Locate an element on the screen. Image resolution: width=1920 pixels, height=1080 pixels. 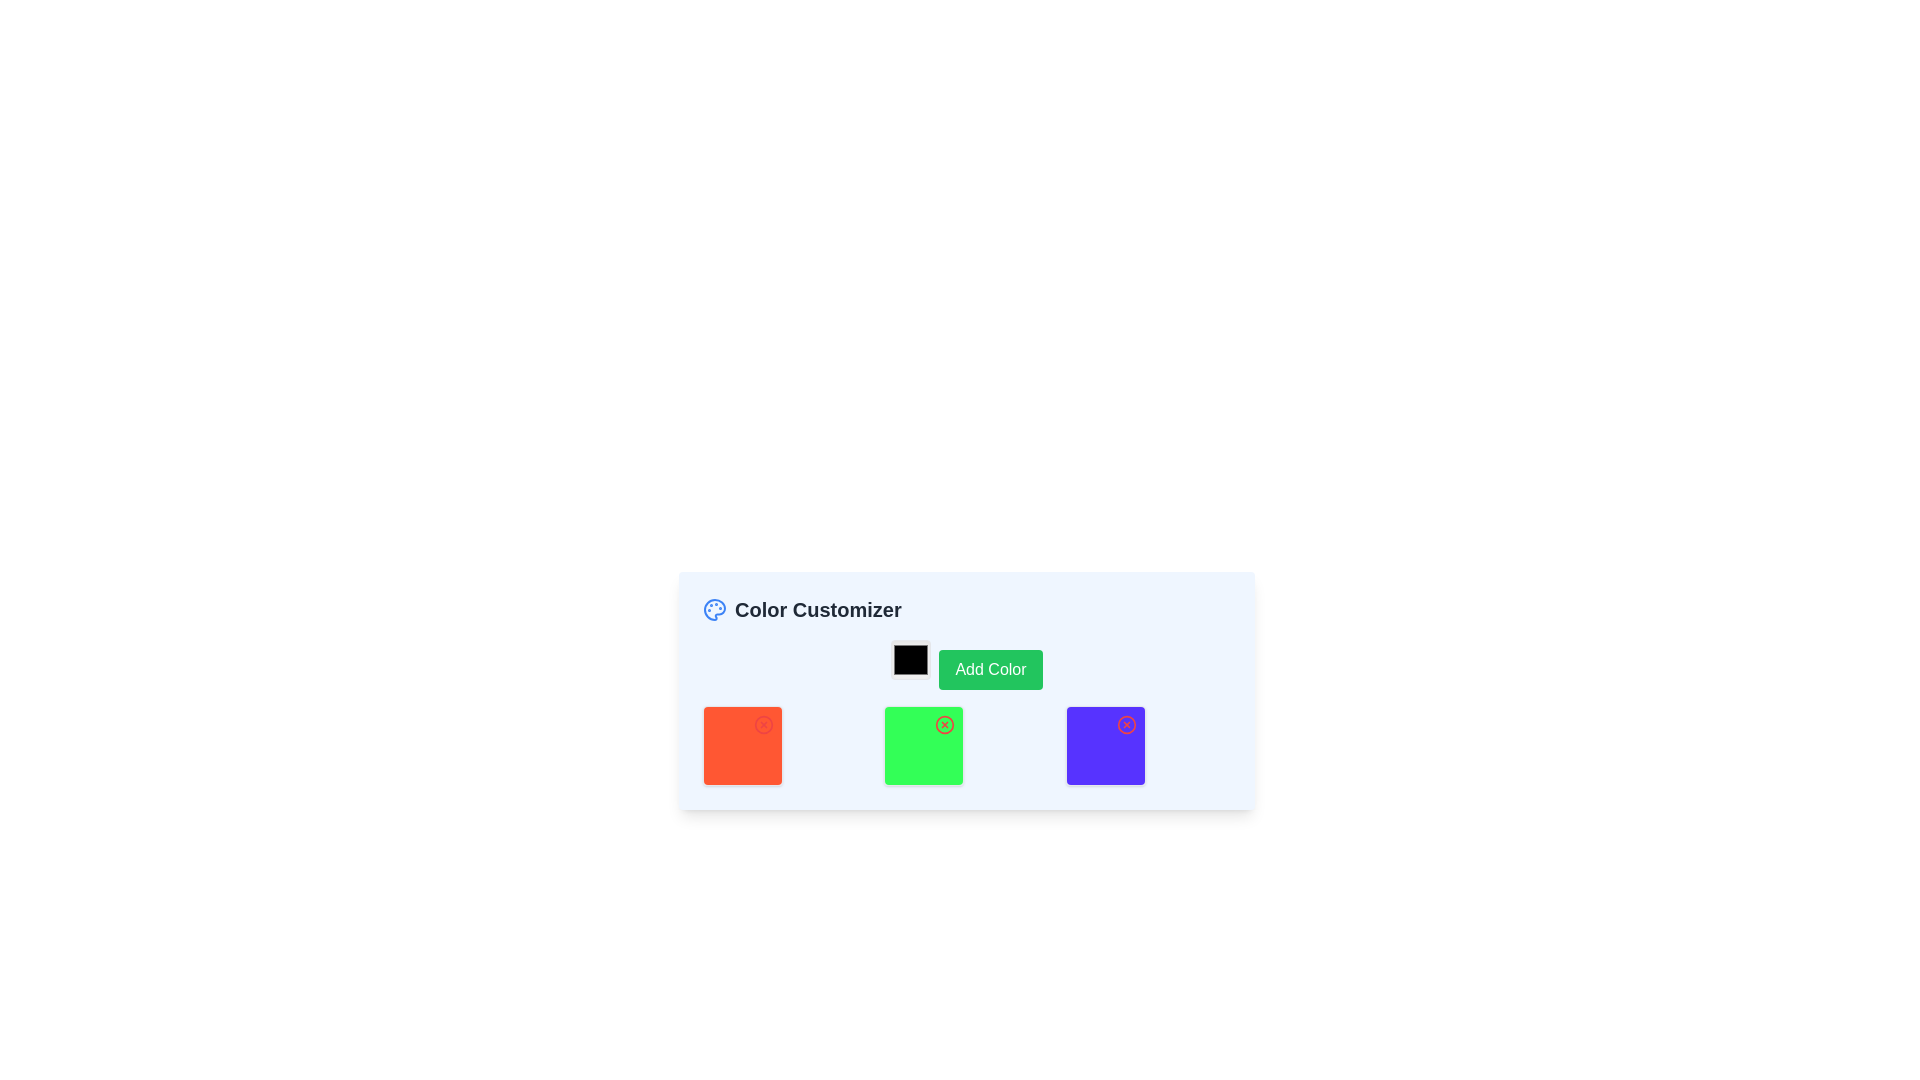
the central color swatch in the color customization tool, which is visually represented as a selectable color option in a horizontal row of three squares, located within the light blue panel labeled 'Color Customizer' is located at coordinates (923, 745).